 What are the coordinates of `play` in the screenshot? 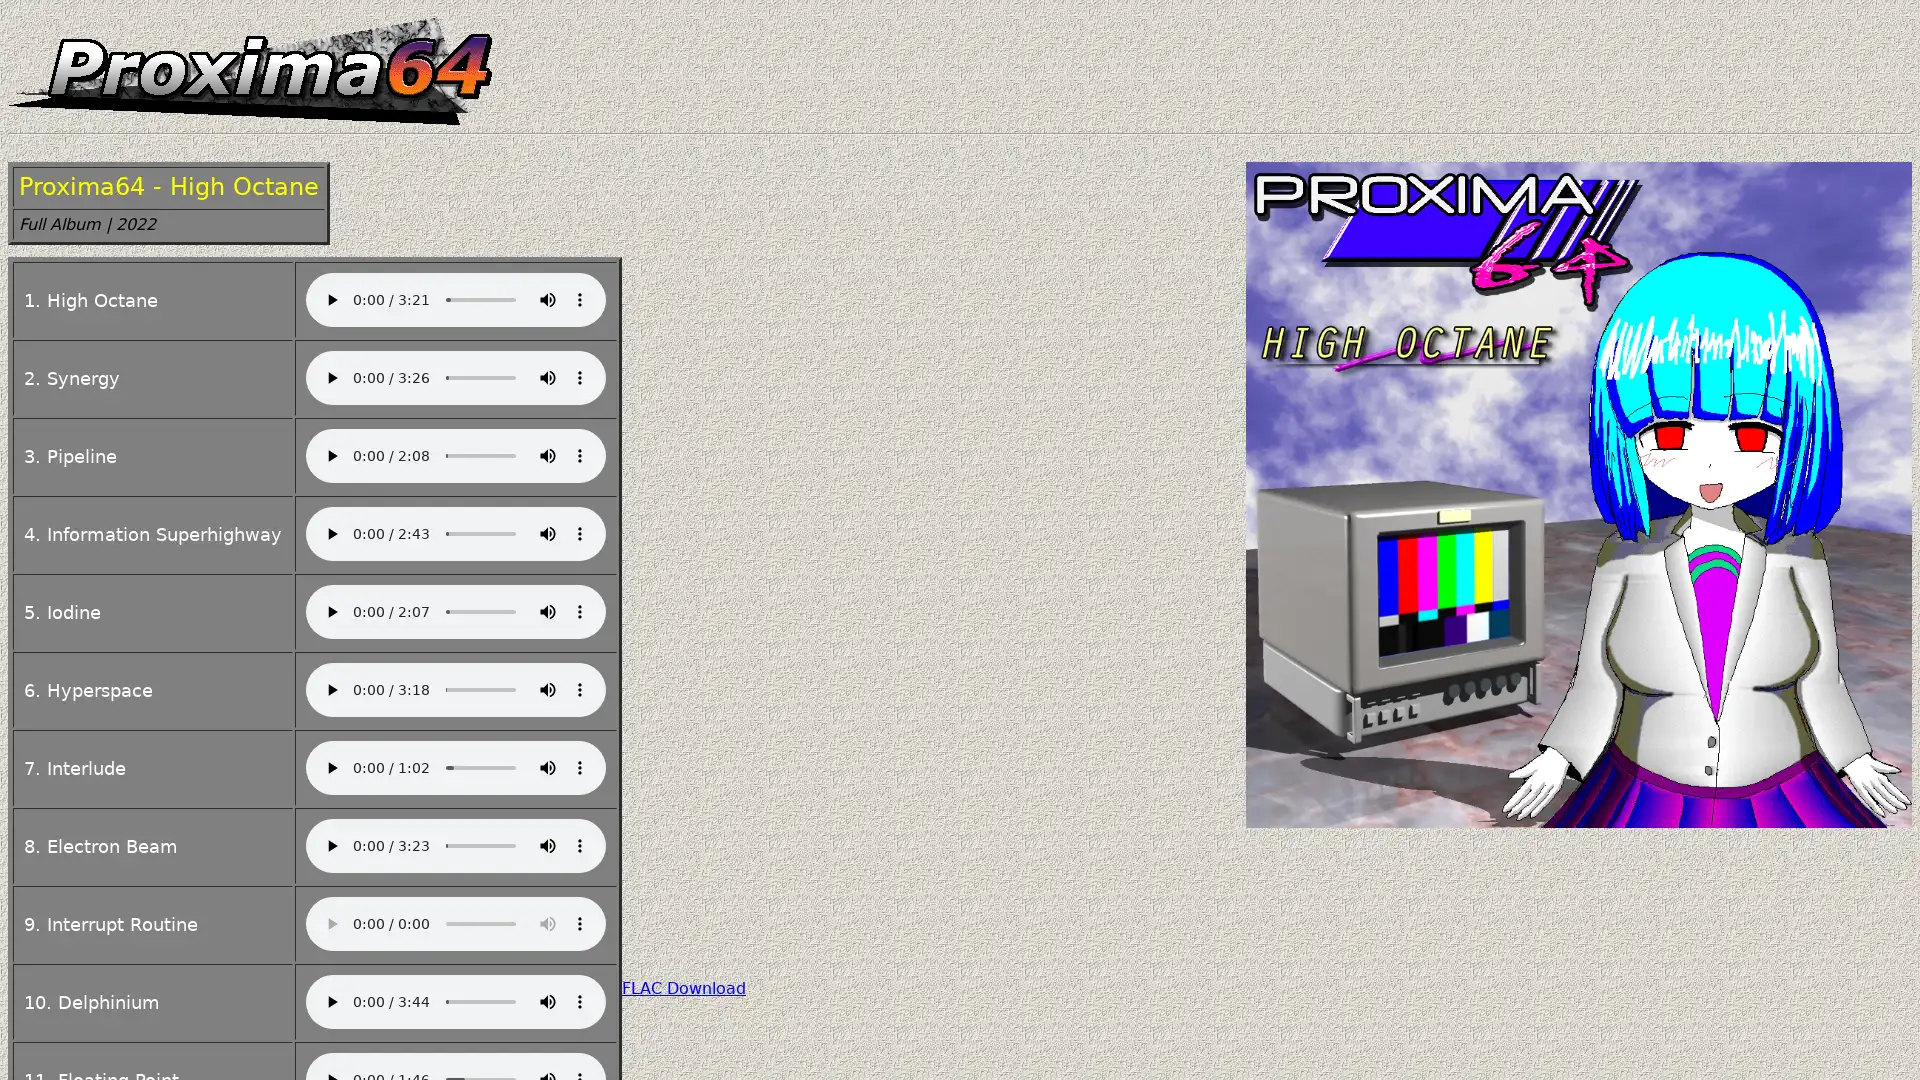 It's located at (331, 924).